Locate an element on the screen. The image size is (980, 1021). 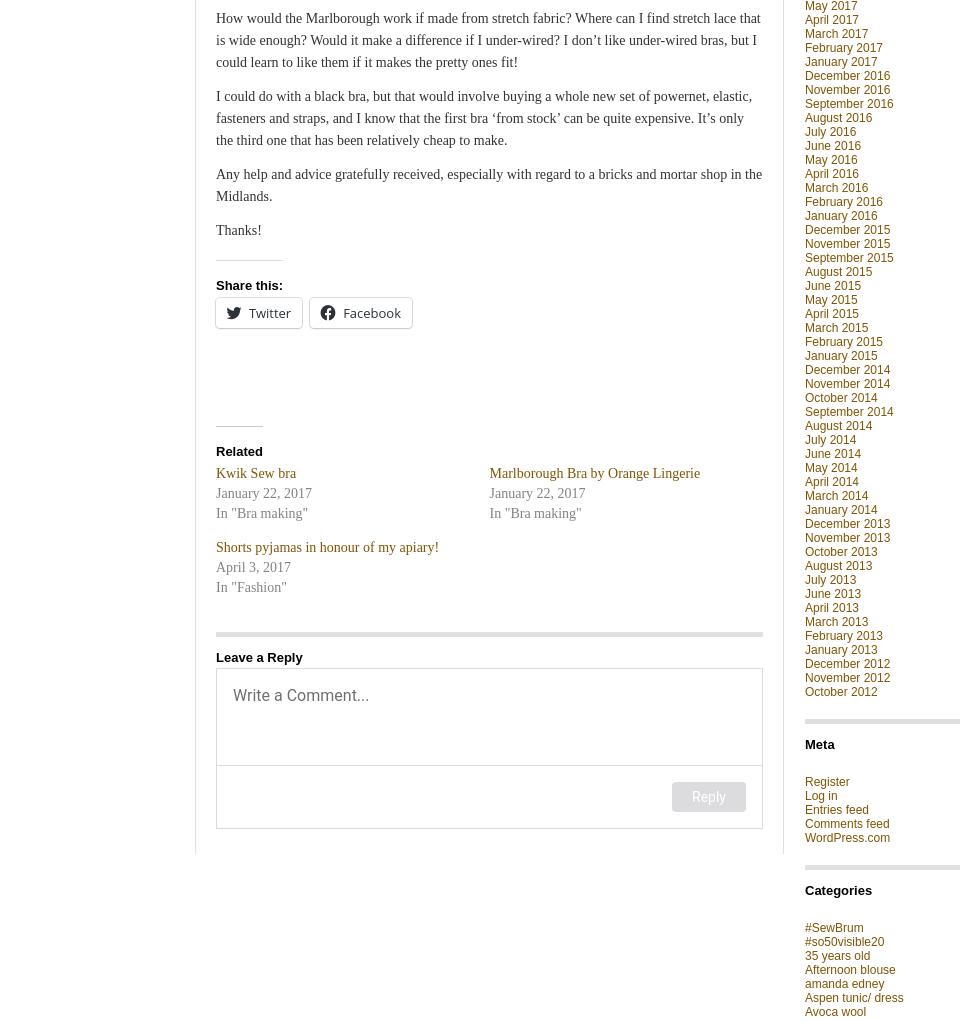
'#so50visible20' is located at coordinates (804, 940).